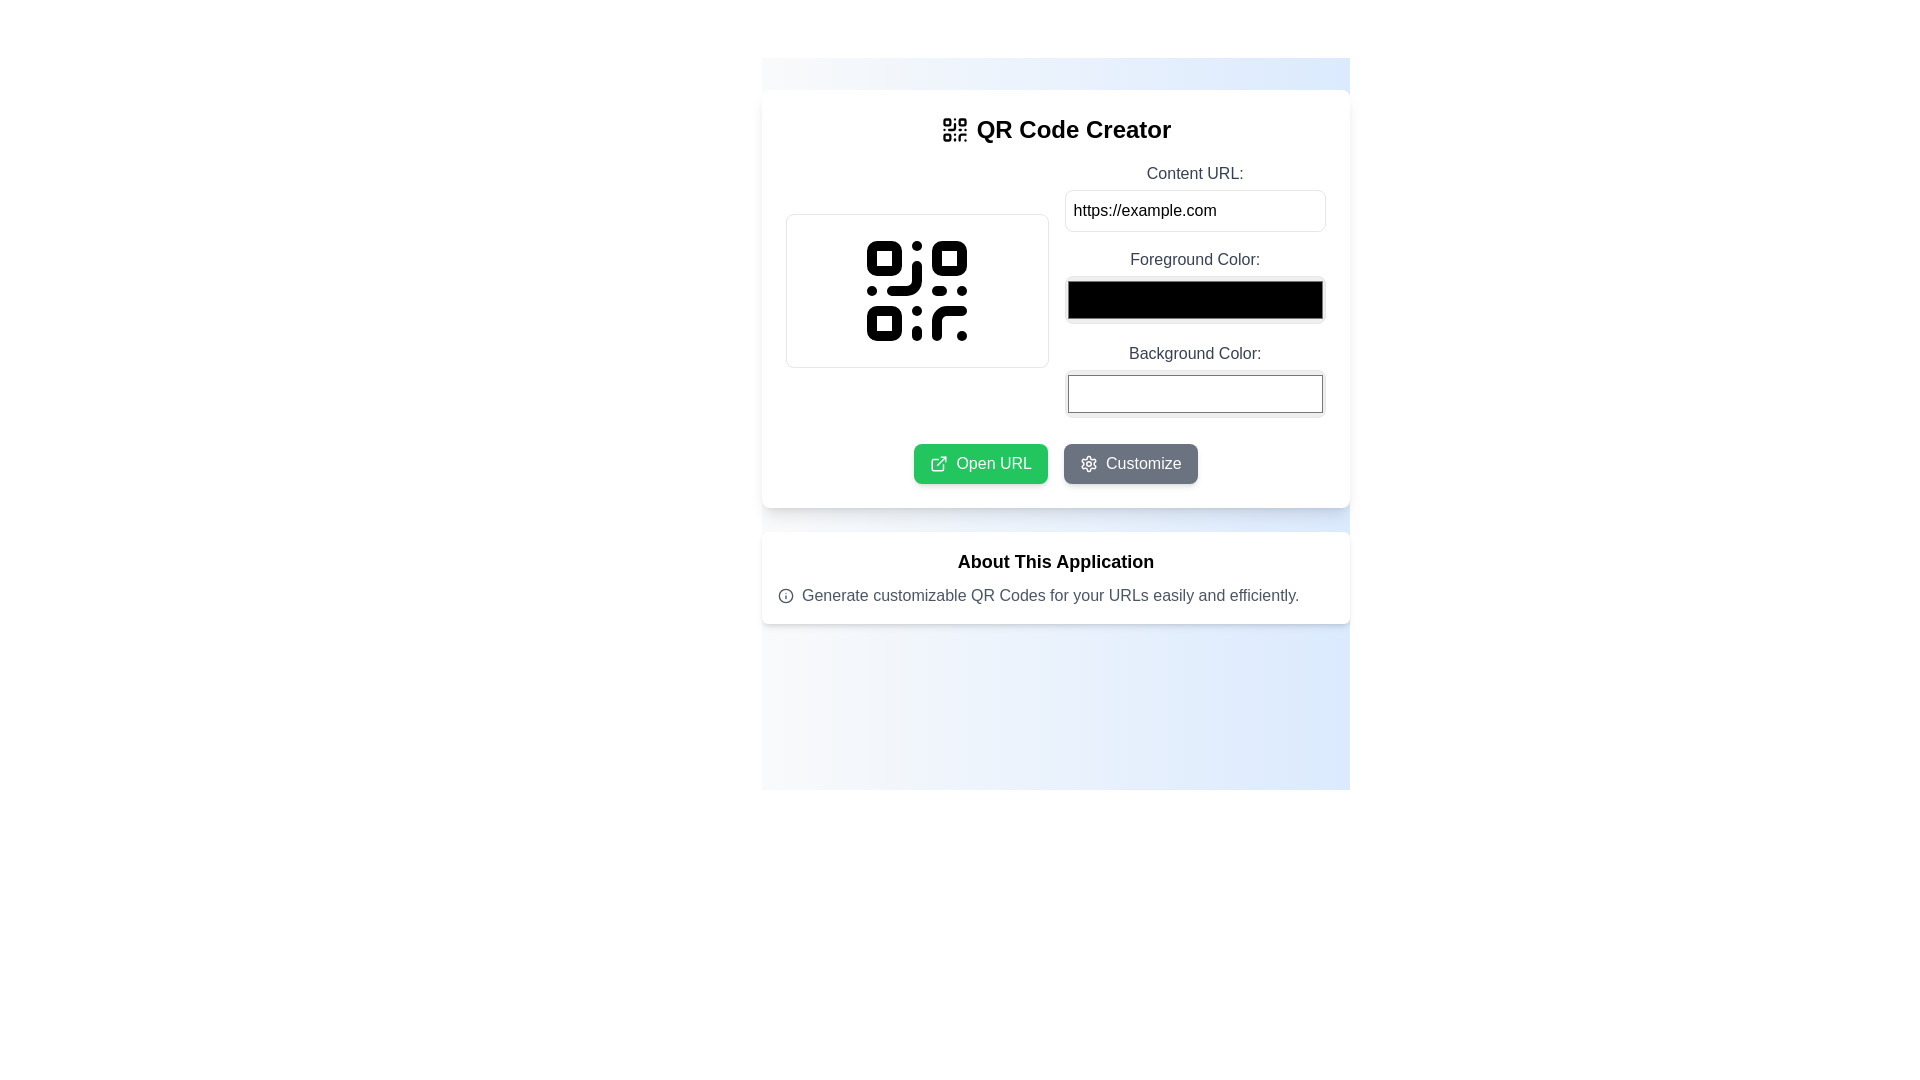  What do you see at coordinates (785, 595) in the screenshot?
I see `the information icon, which is a circular SVG icon with an 'i' in the center, located under the 'About This Application' section, directly preceding the description text` at bounding box center [785, 595].